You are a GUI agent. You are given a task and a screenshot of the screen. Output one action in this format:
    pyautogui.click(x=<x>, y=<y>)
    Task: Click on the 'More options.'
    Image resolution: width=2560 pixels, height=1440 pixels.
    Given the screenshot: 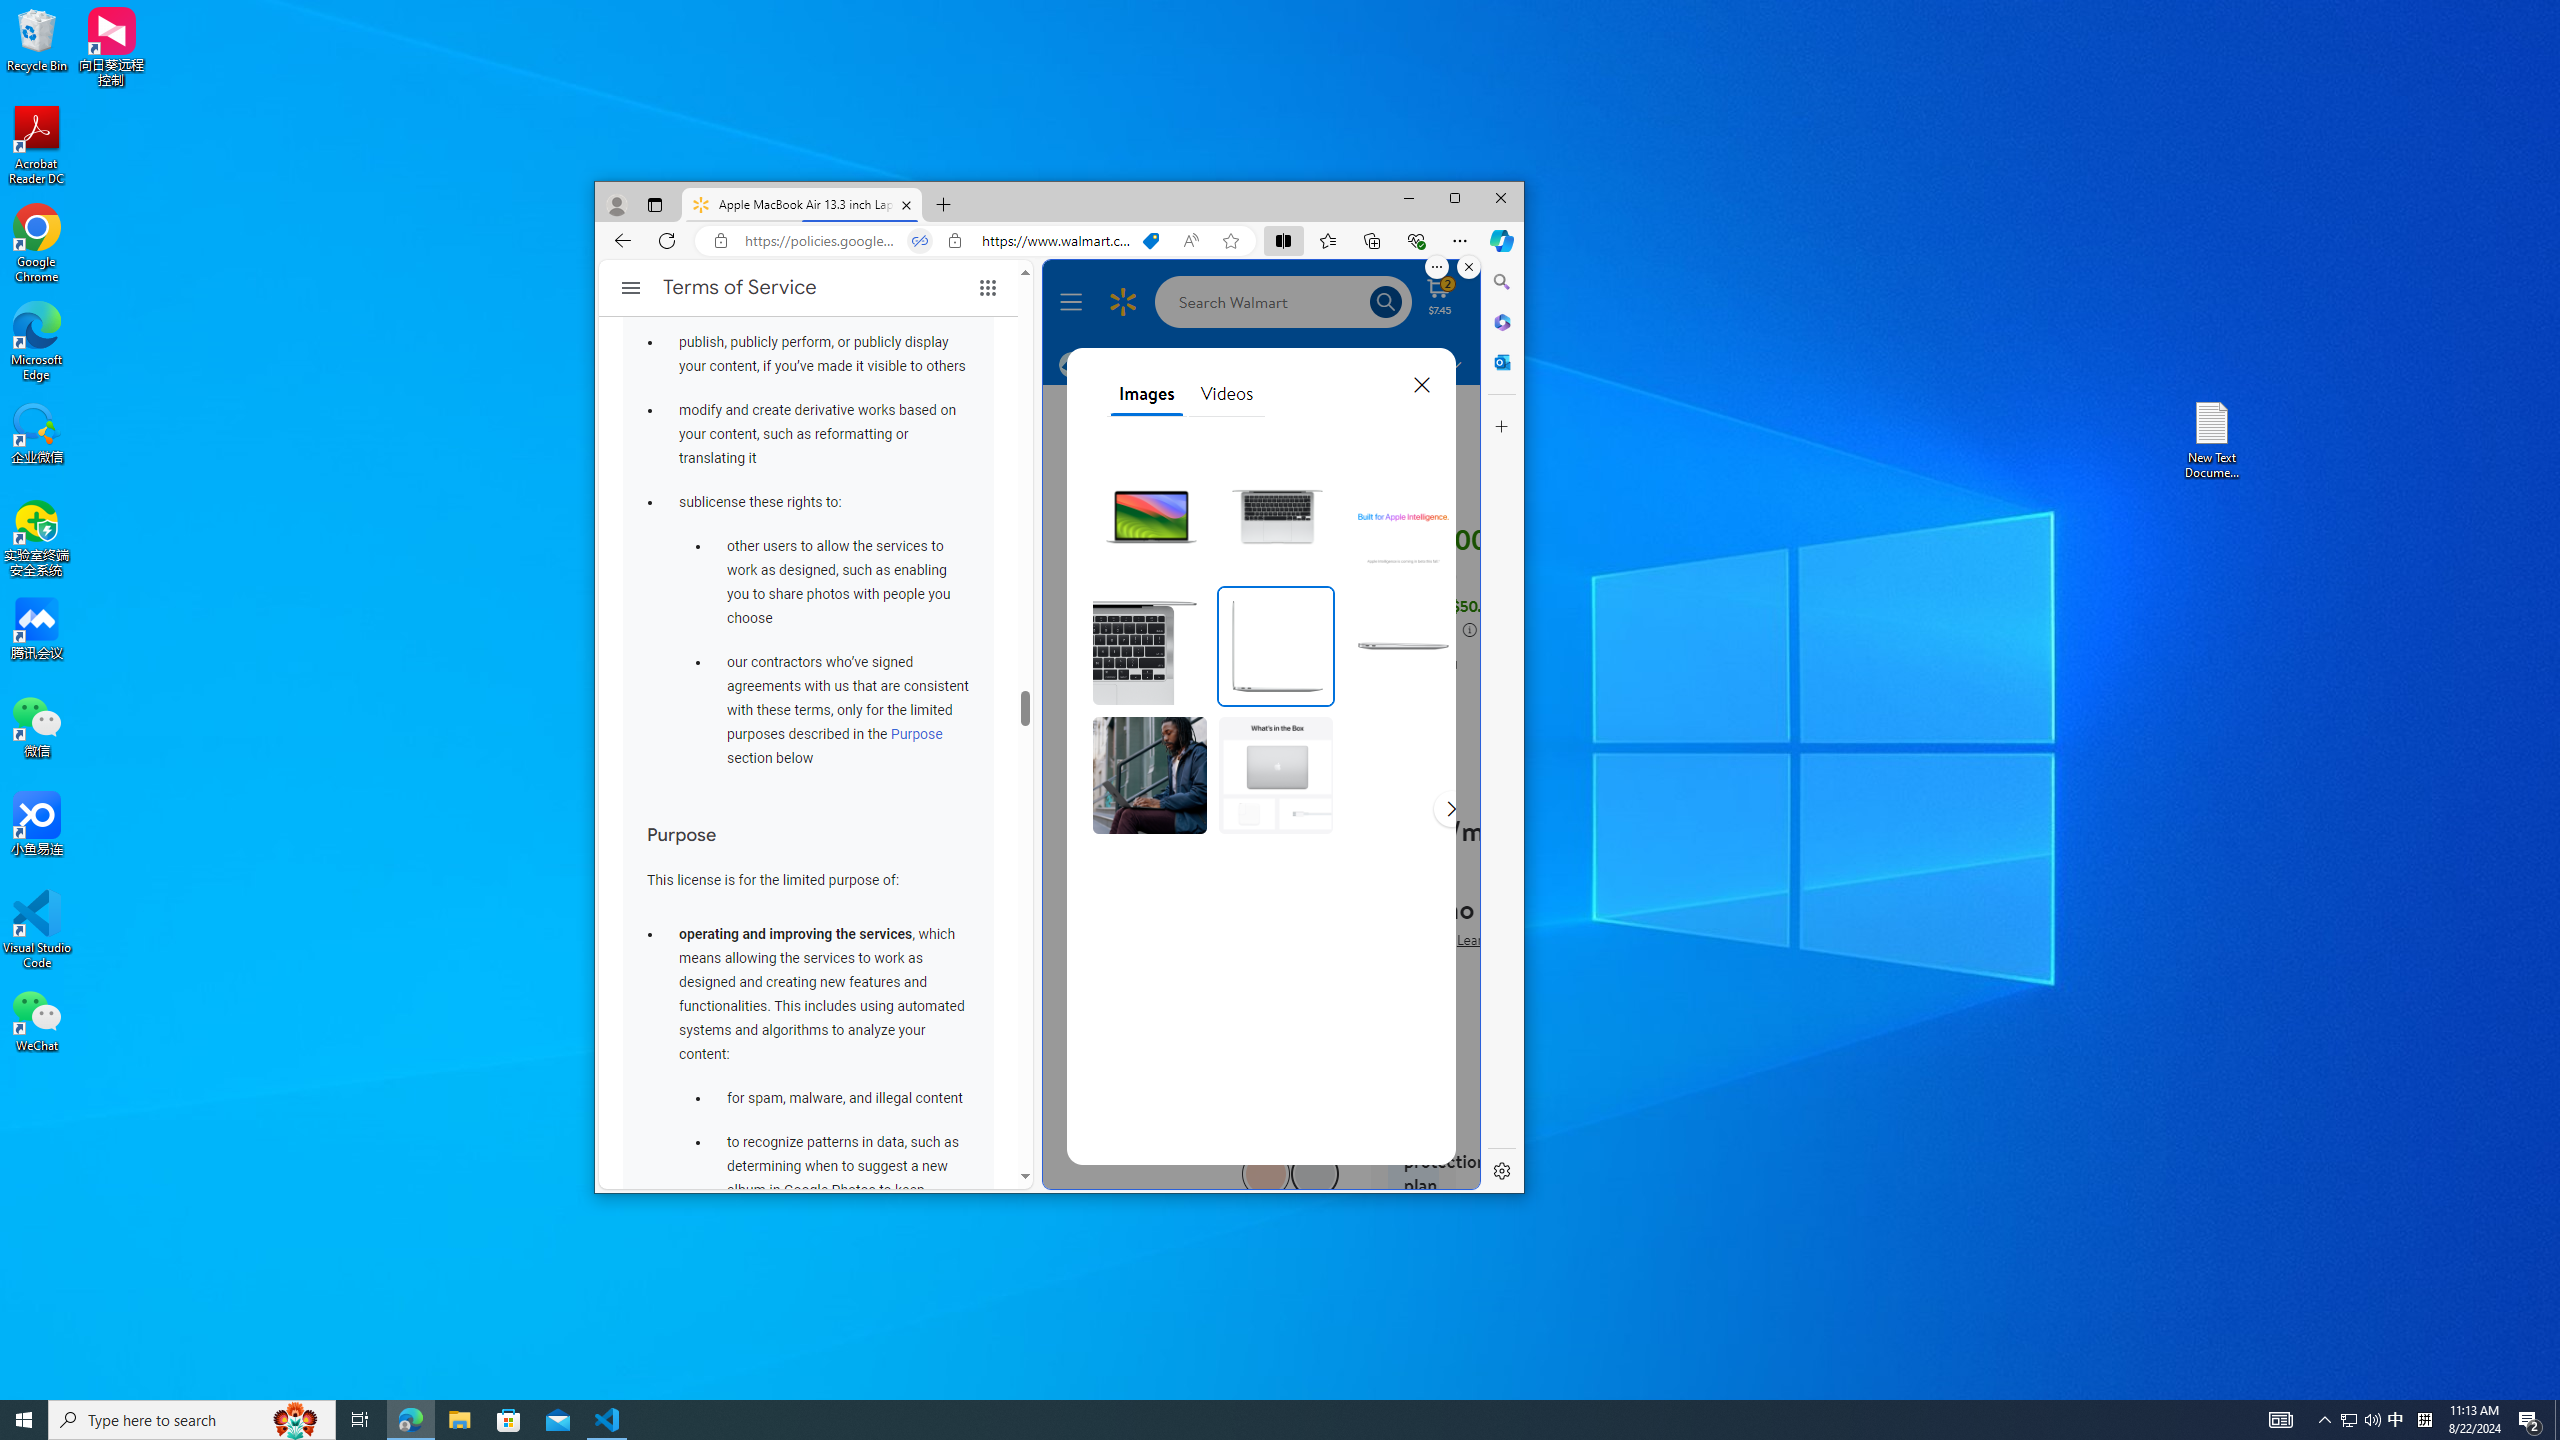 What is the action you would take?
    pyautogui.click(x=1436, y=267)
    